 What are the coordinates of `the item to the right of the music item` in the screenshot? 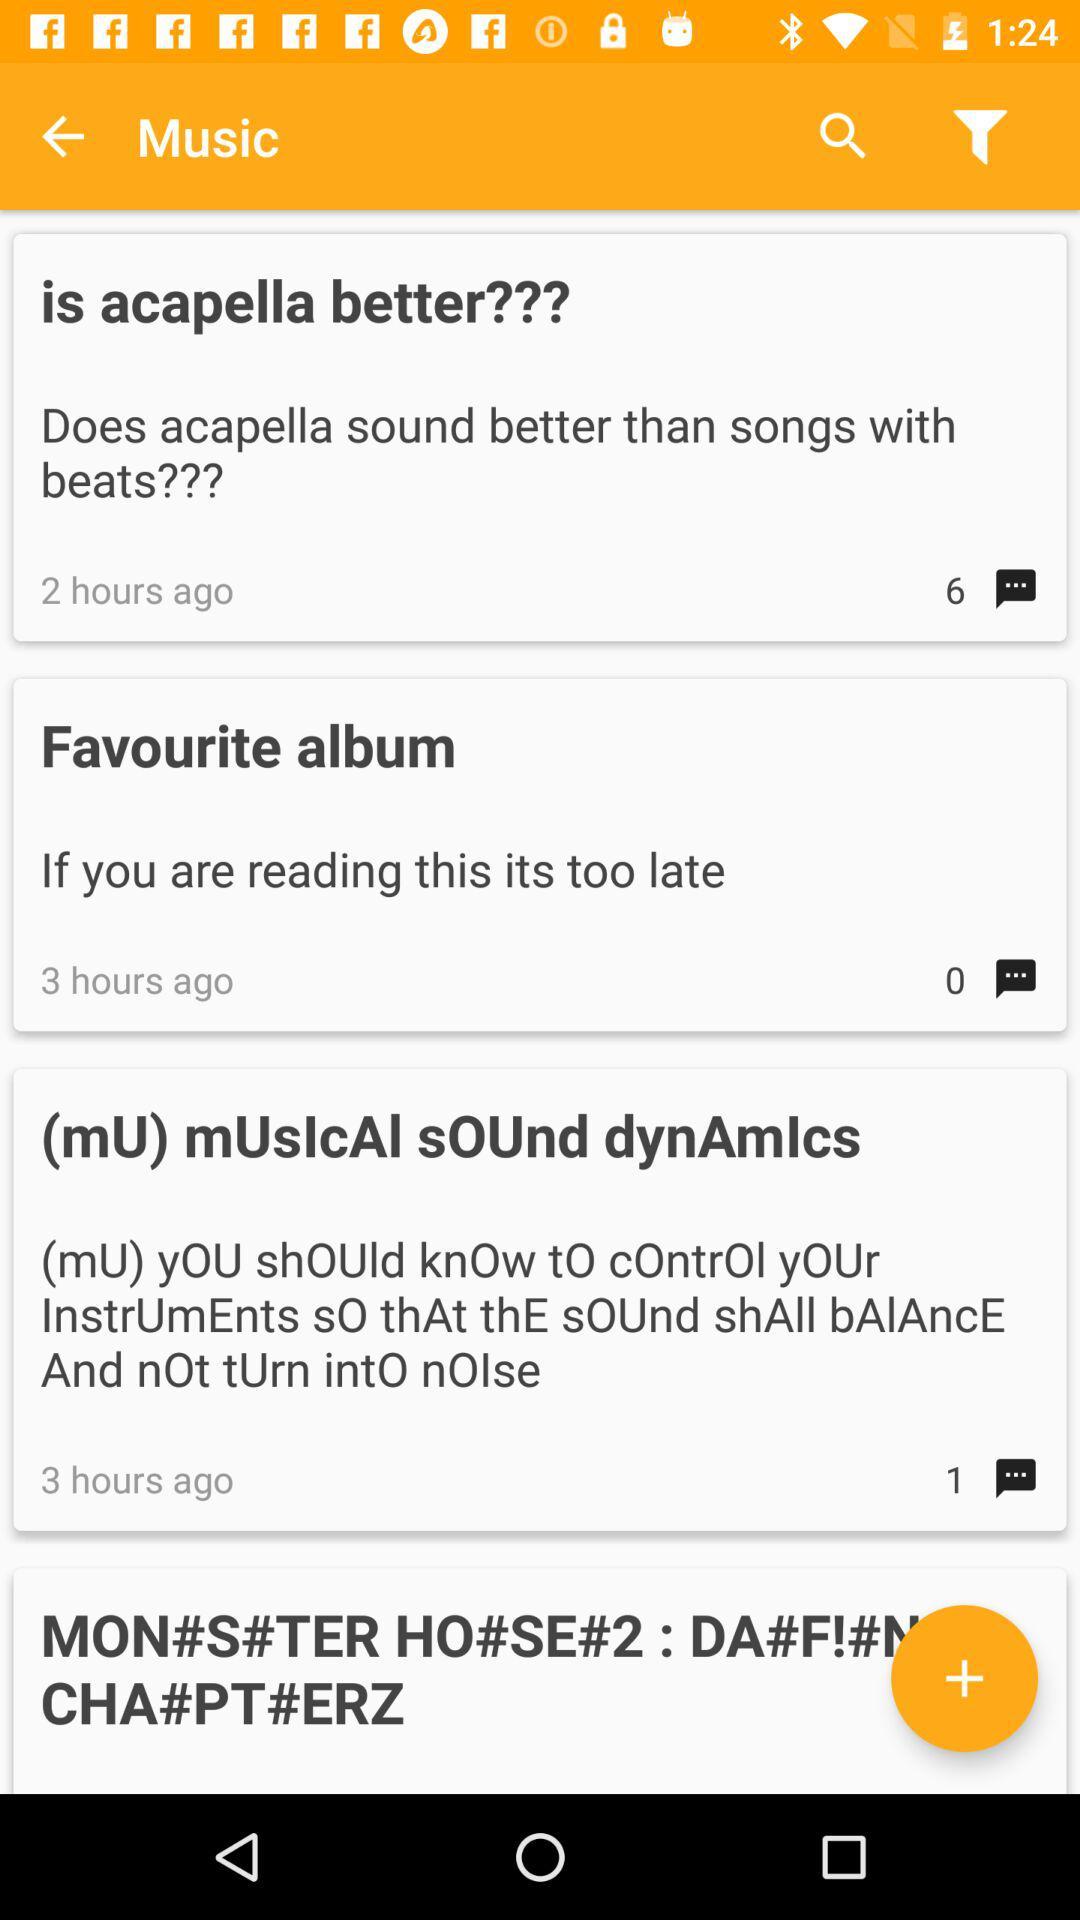 It's located at (843, 135).